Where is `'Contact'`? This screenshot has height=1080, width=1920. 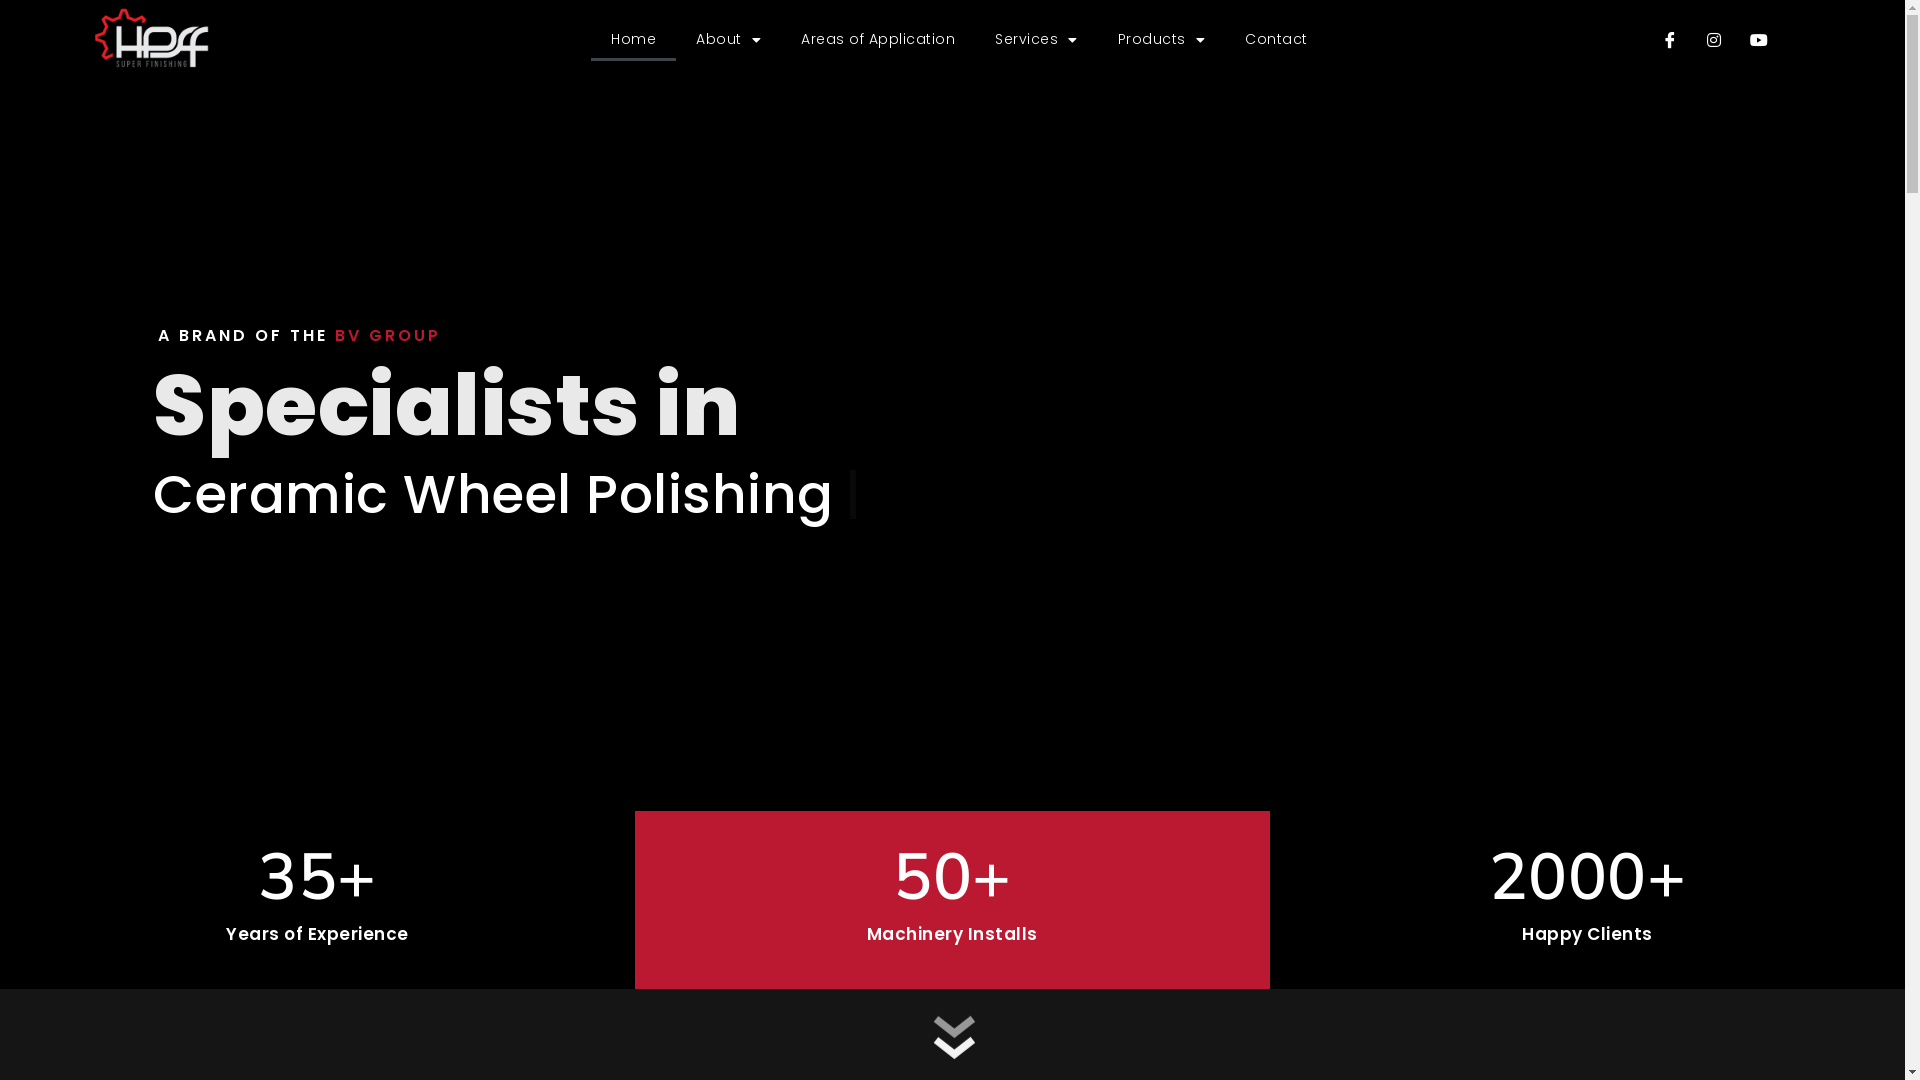 'Contact' is located at coordinates (1275, 39).